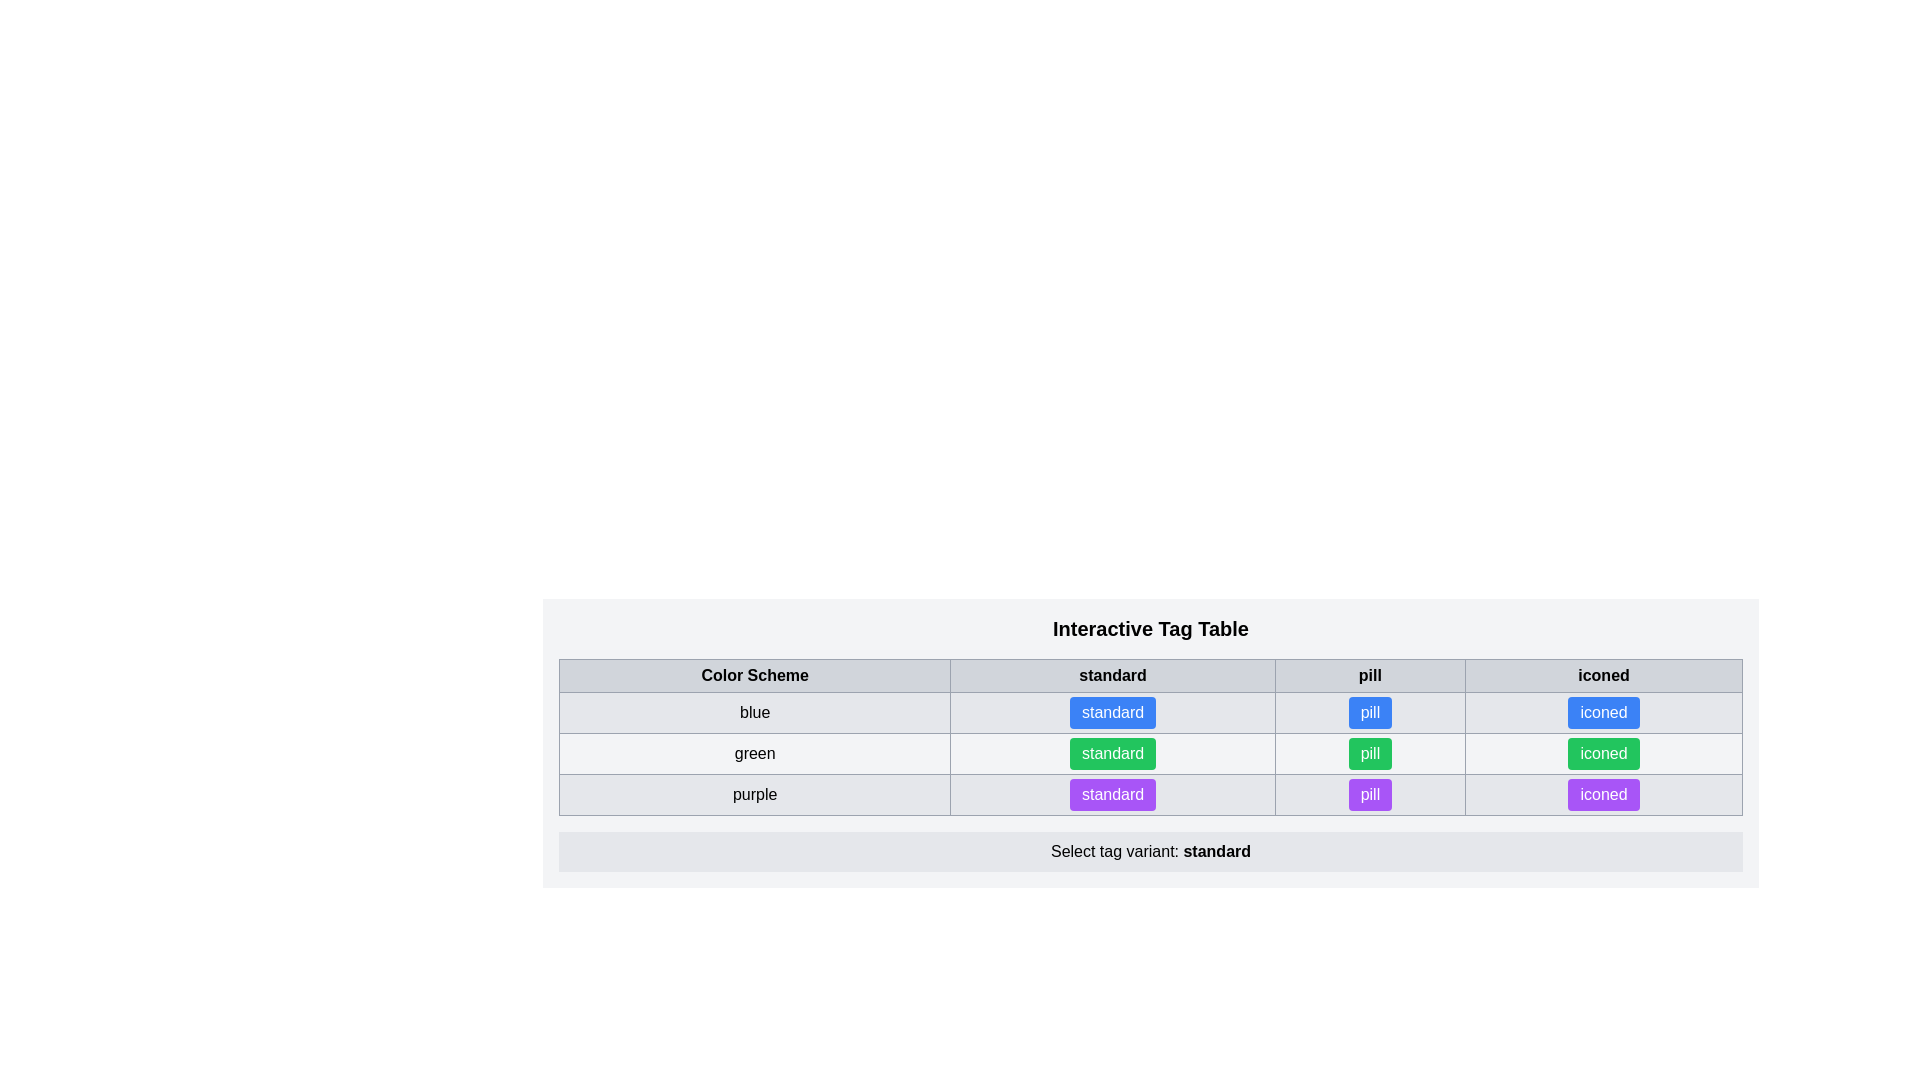 This screenshot has width=1920, height=1080. I want to click on the third button in the row labeled 'blue' under the column titled 'standard', so click(1151, 712).